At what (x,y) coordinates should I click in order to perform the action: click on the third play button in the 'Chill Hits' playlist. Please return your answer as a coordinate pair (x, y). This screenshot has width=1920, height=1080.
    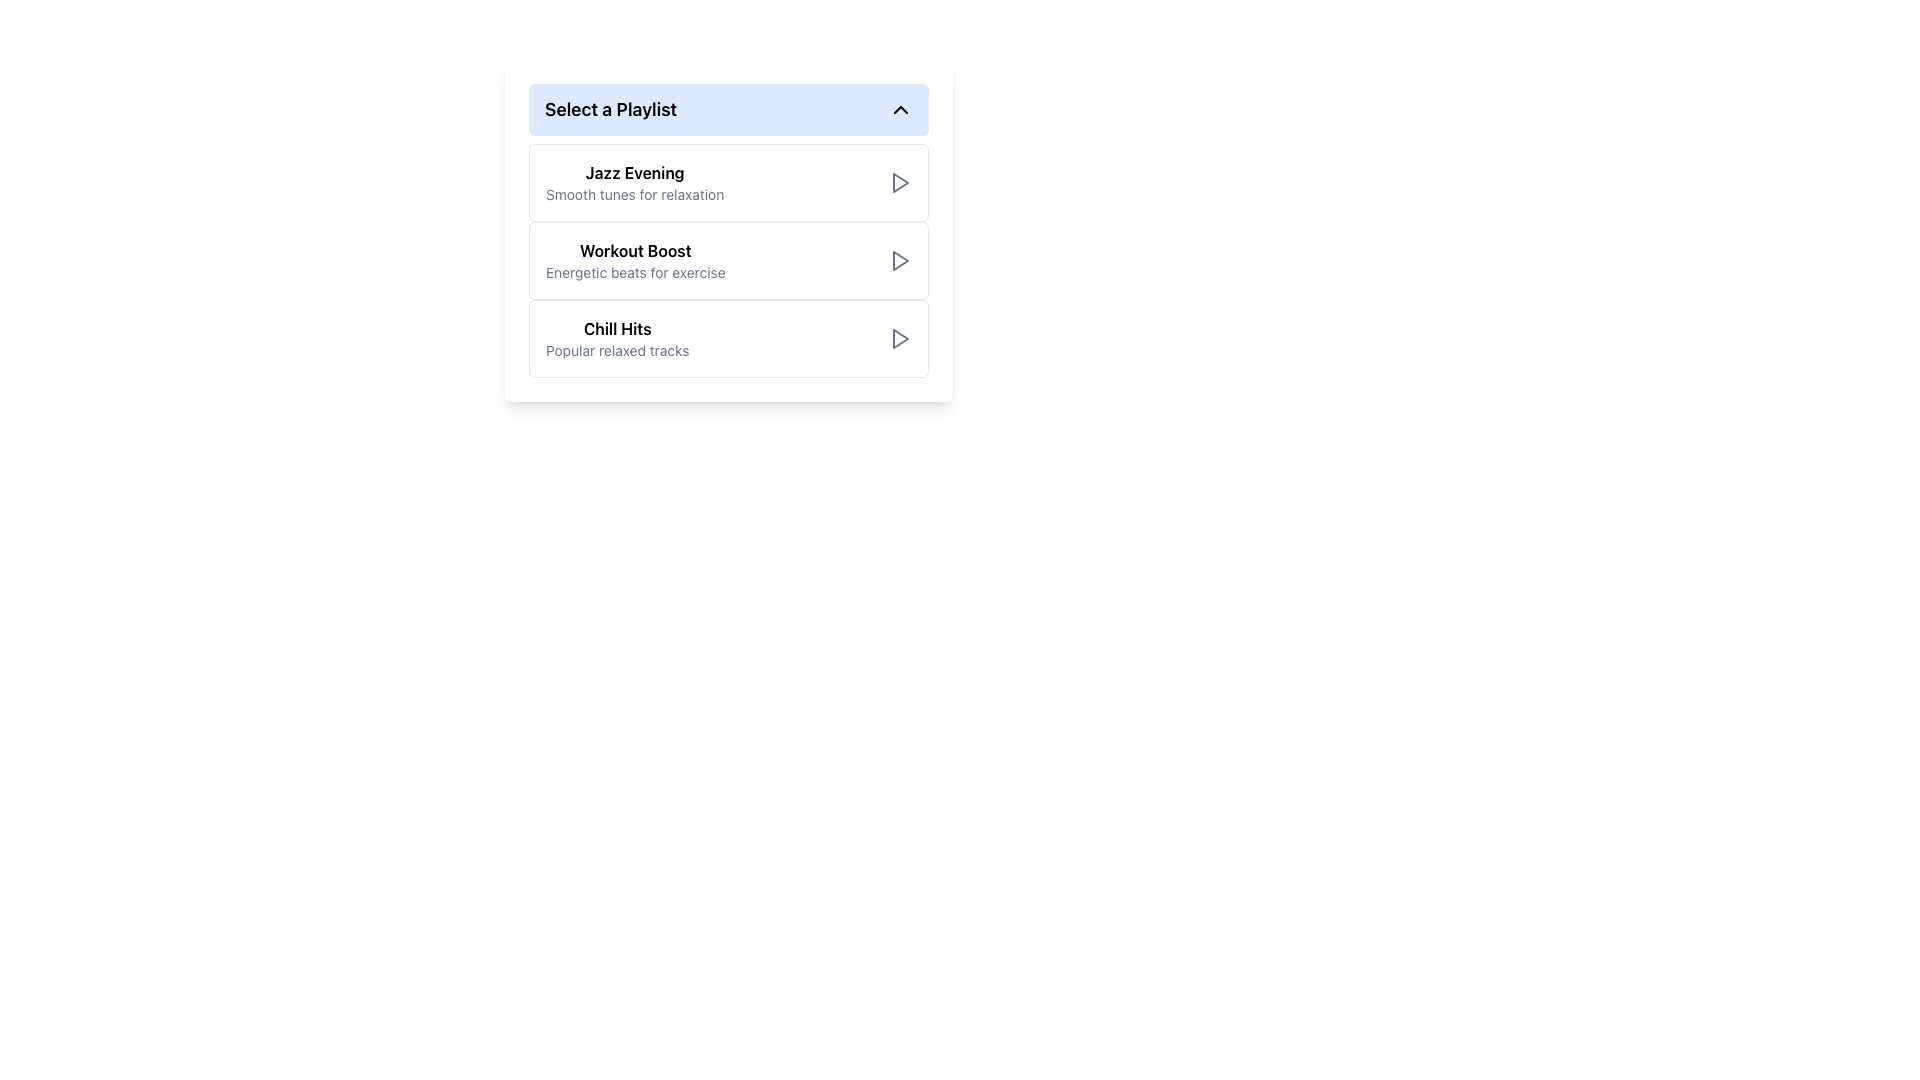
    Looking at the image, I should click on (899, 338).